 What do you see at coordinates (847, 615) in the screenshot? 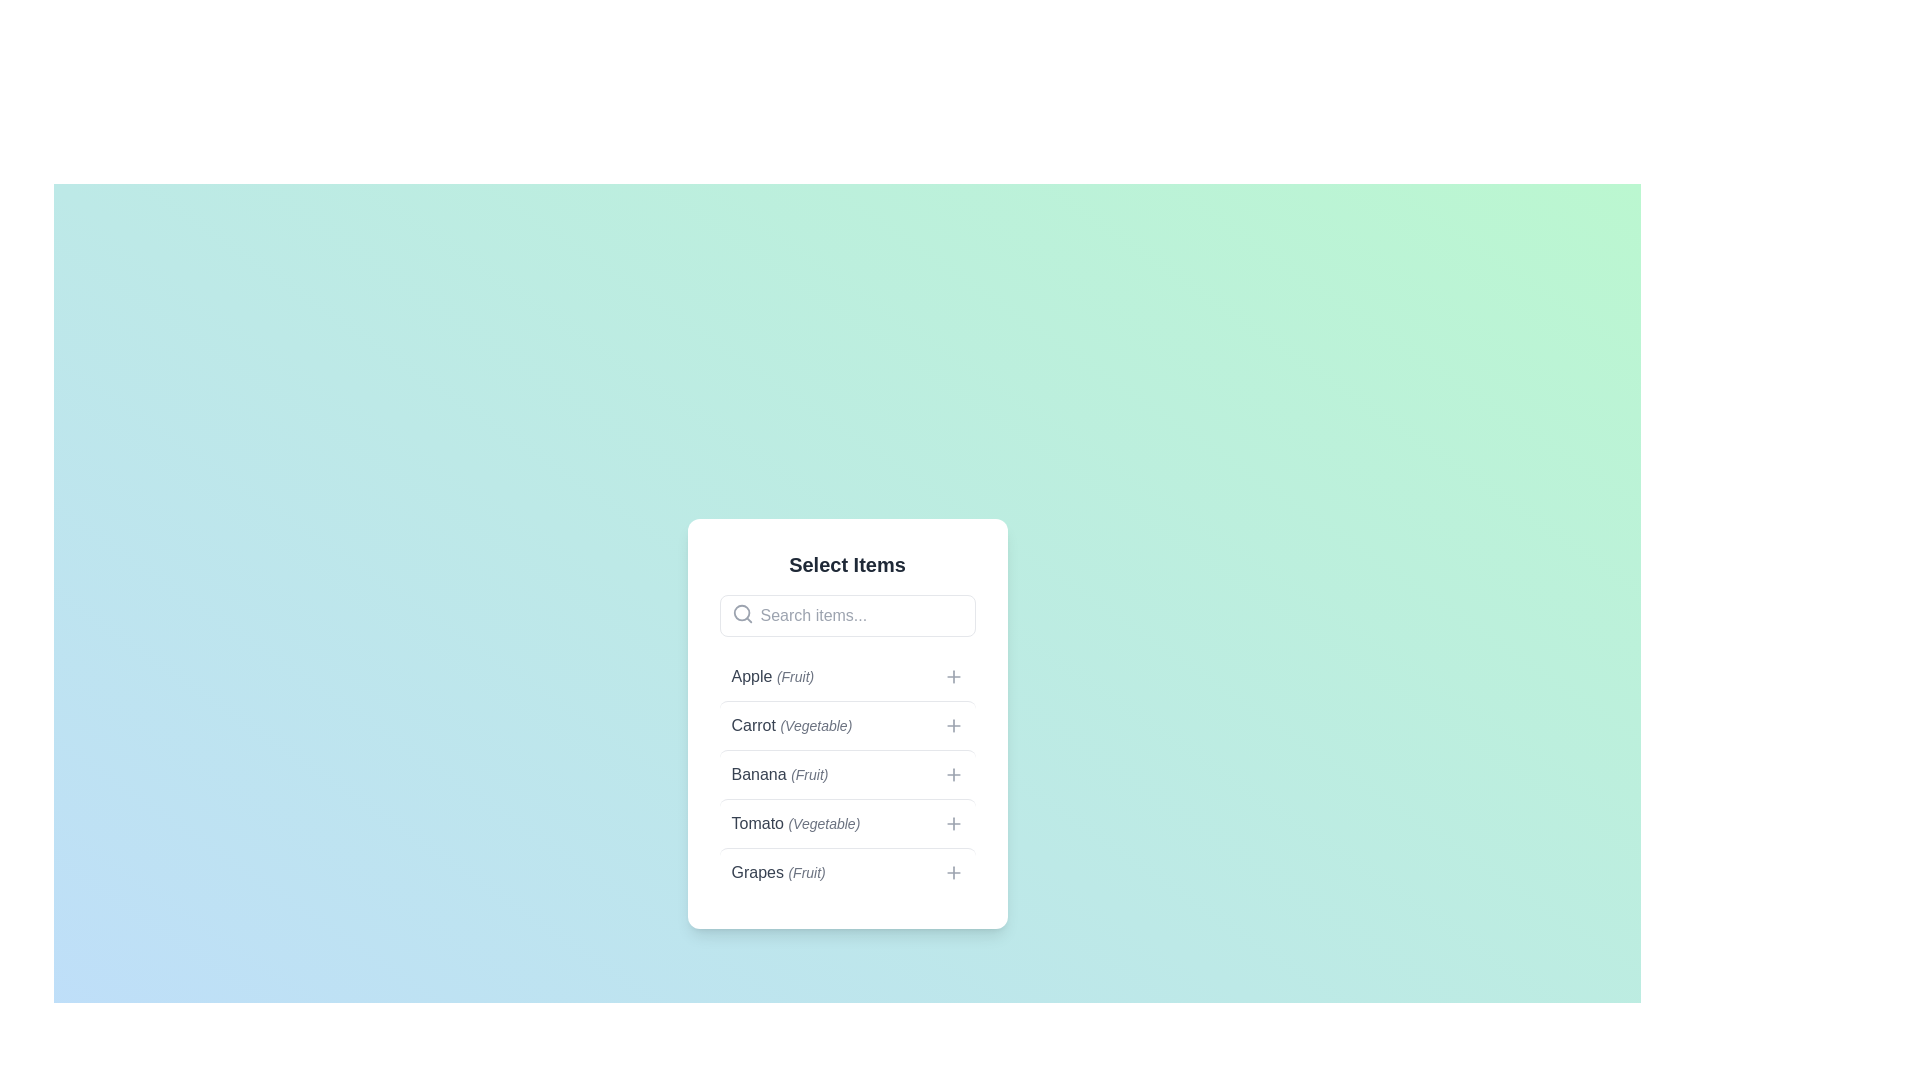
I see `the search input box located at the top of the list section within the 'Select Items' card interface` at bounding box center [847, 615].